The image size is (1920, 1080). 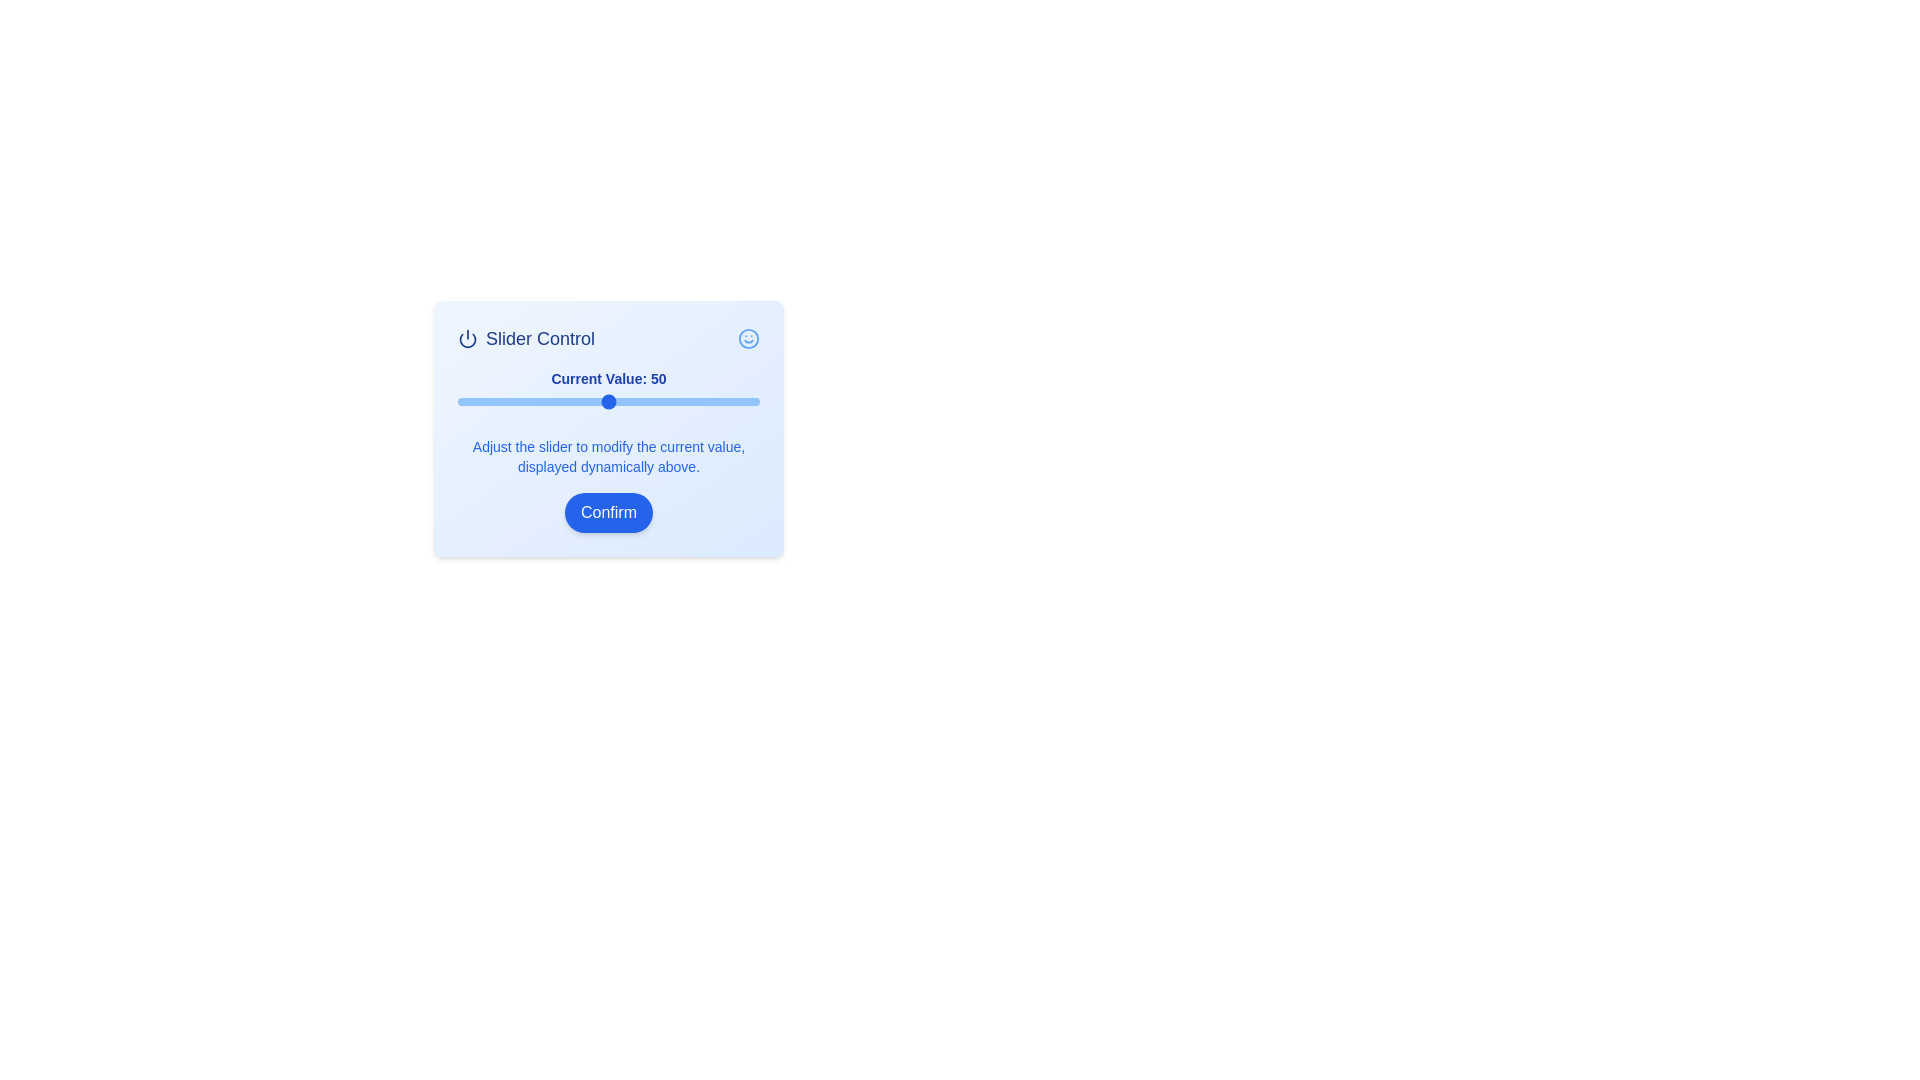 What do you see at coordinates (734, 401) in the screenshot?
I see `the slider's value` at bounding box center [734, 401].